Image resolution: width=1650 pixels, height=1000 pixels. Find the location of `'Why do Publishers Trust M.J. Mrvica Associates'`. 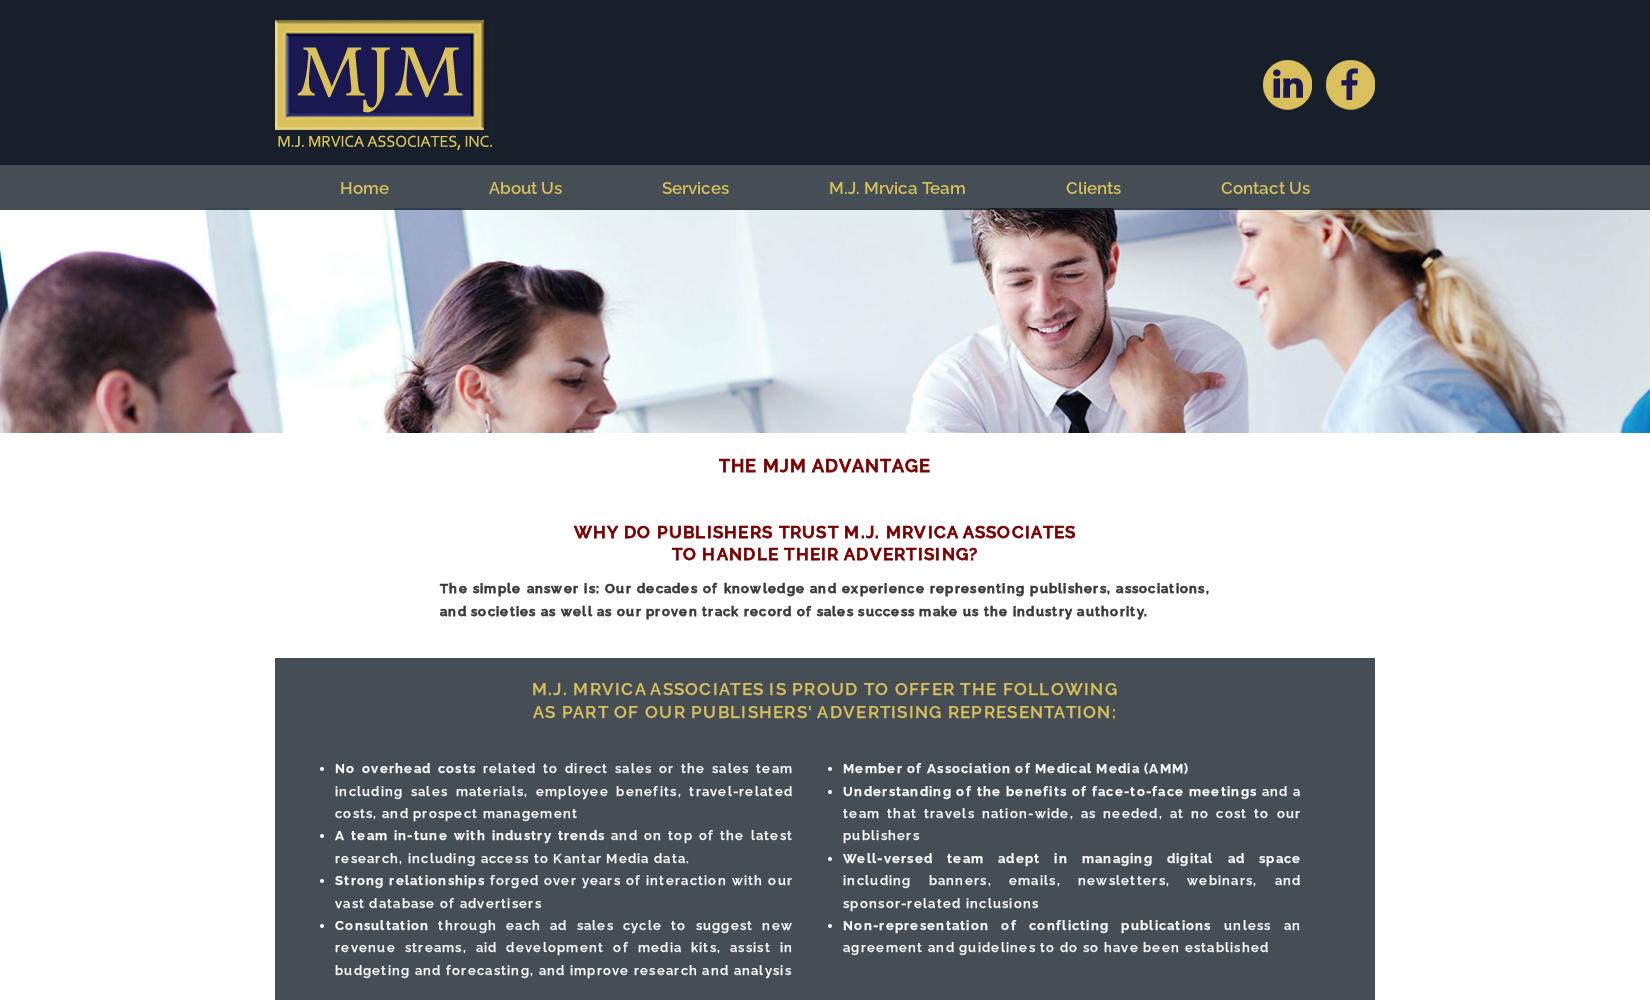

'Why do Publishers Trust M.J. Mrvica Associates' is located at coordinates (823, 531).